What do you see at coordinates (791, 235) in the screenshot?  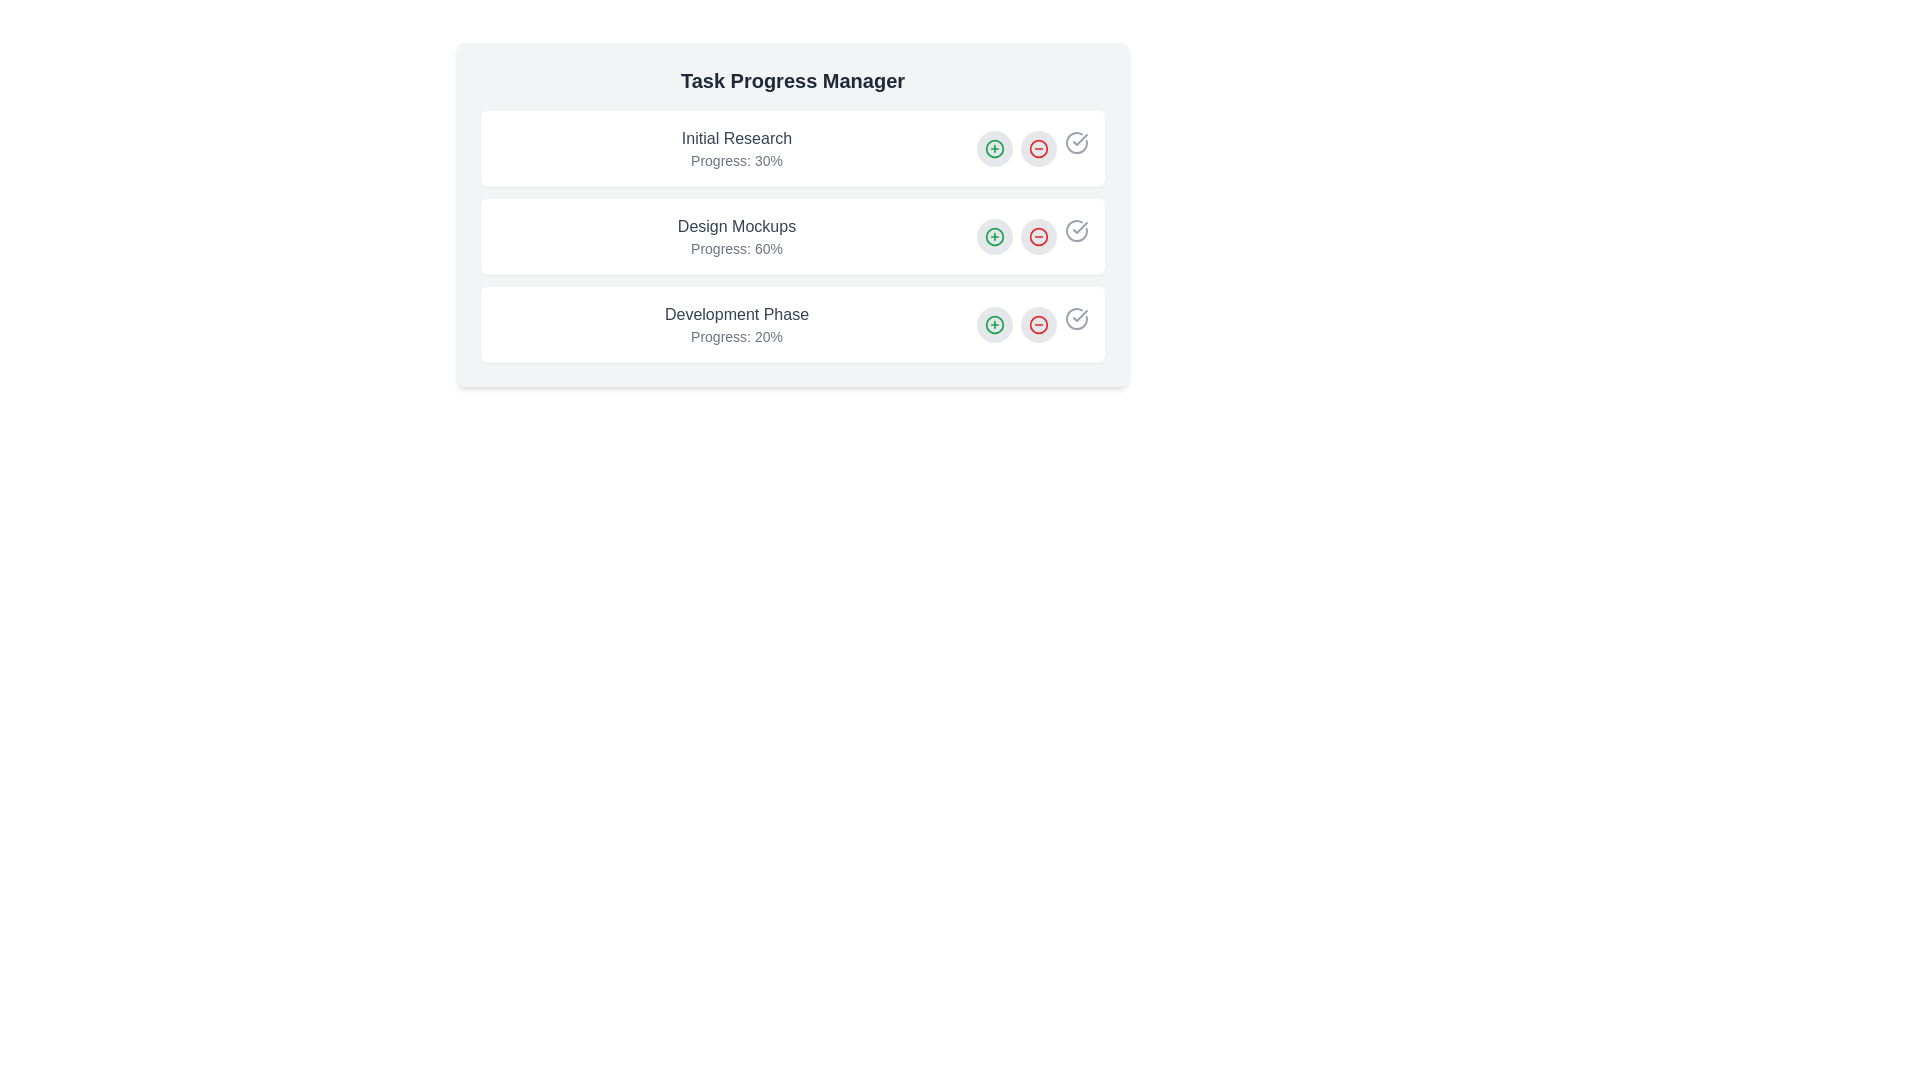 I see `progress details of the middle task entry in the Progress tracking section of the 'Task Progress Manager'` at bounding box center [791, 235].